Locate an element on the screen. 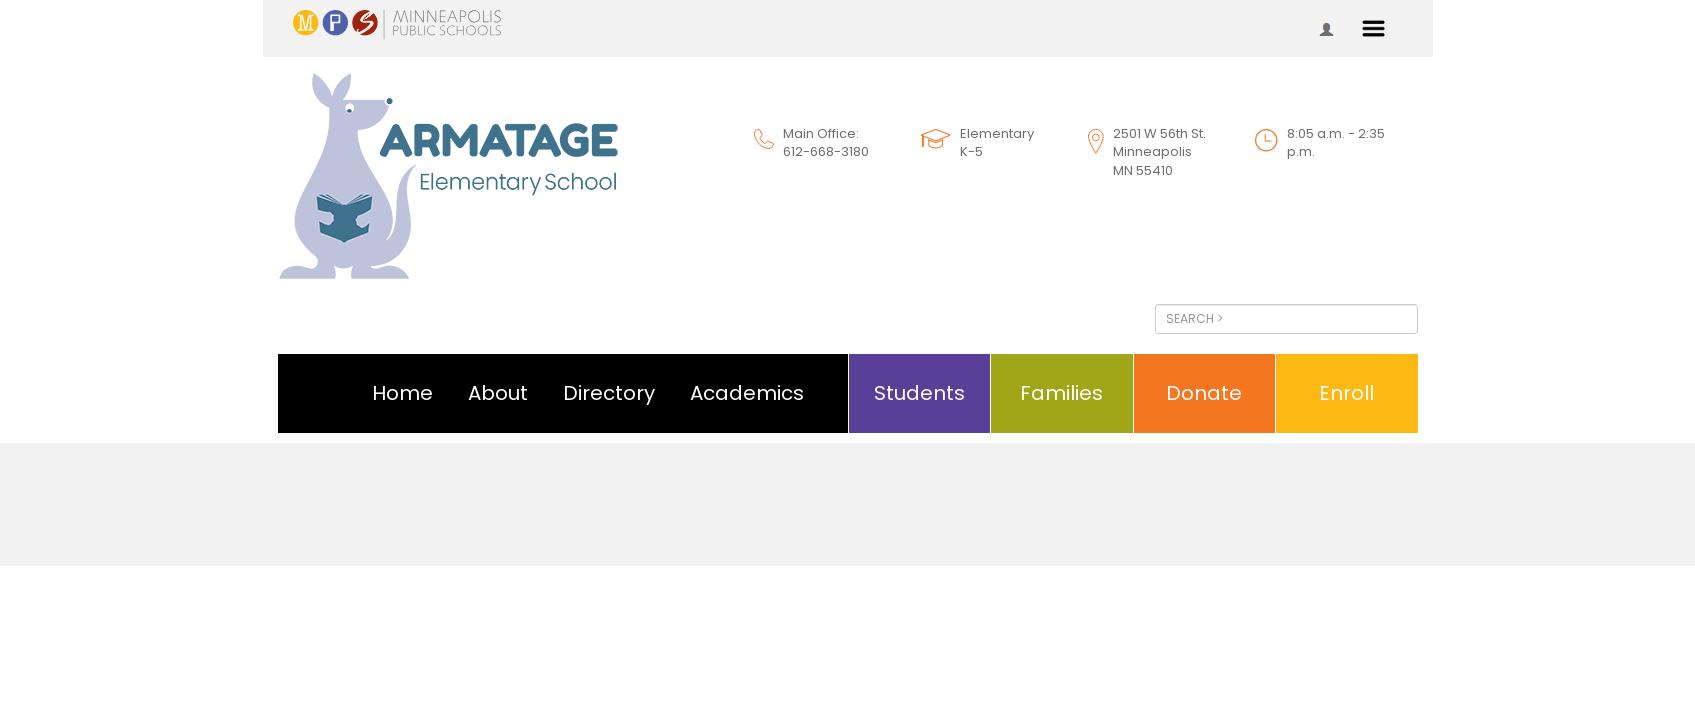 This screenshot has height=724, width=1695. 'Academics' is located at coordinates (745, 392).